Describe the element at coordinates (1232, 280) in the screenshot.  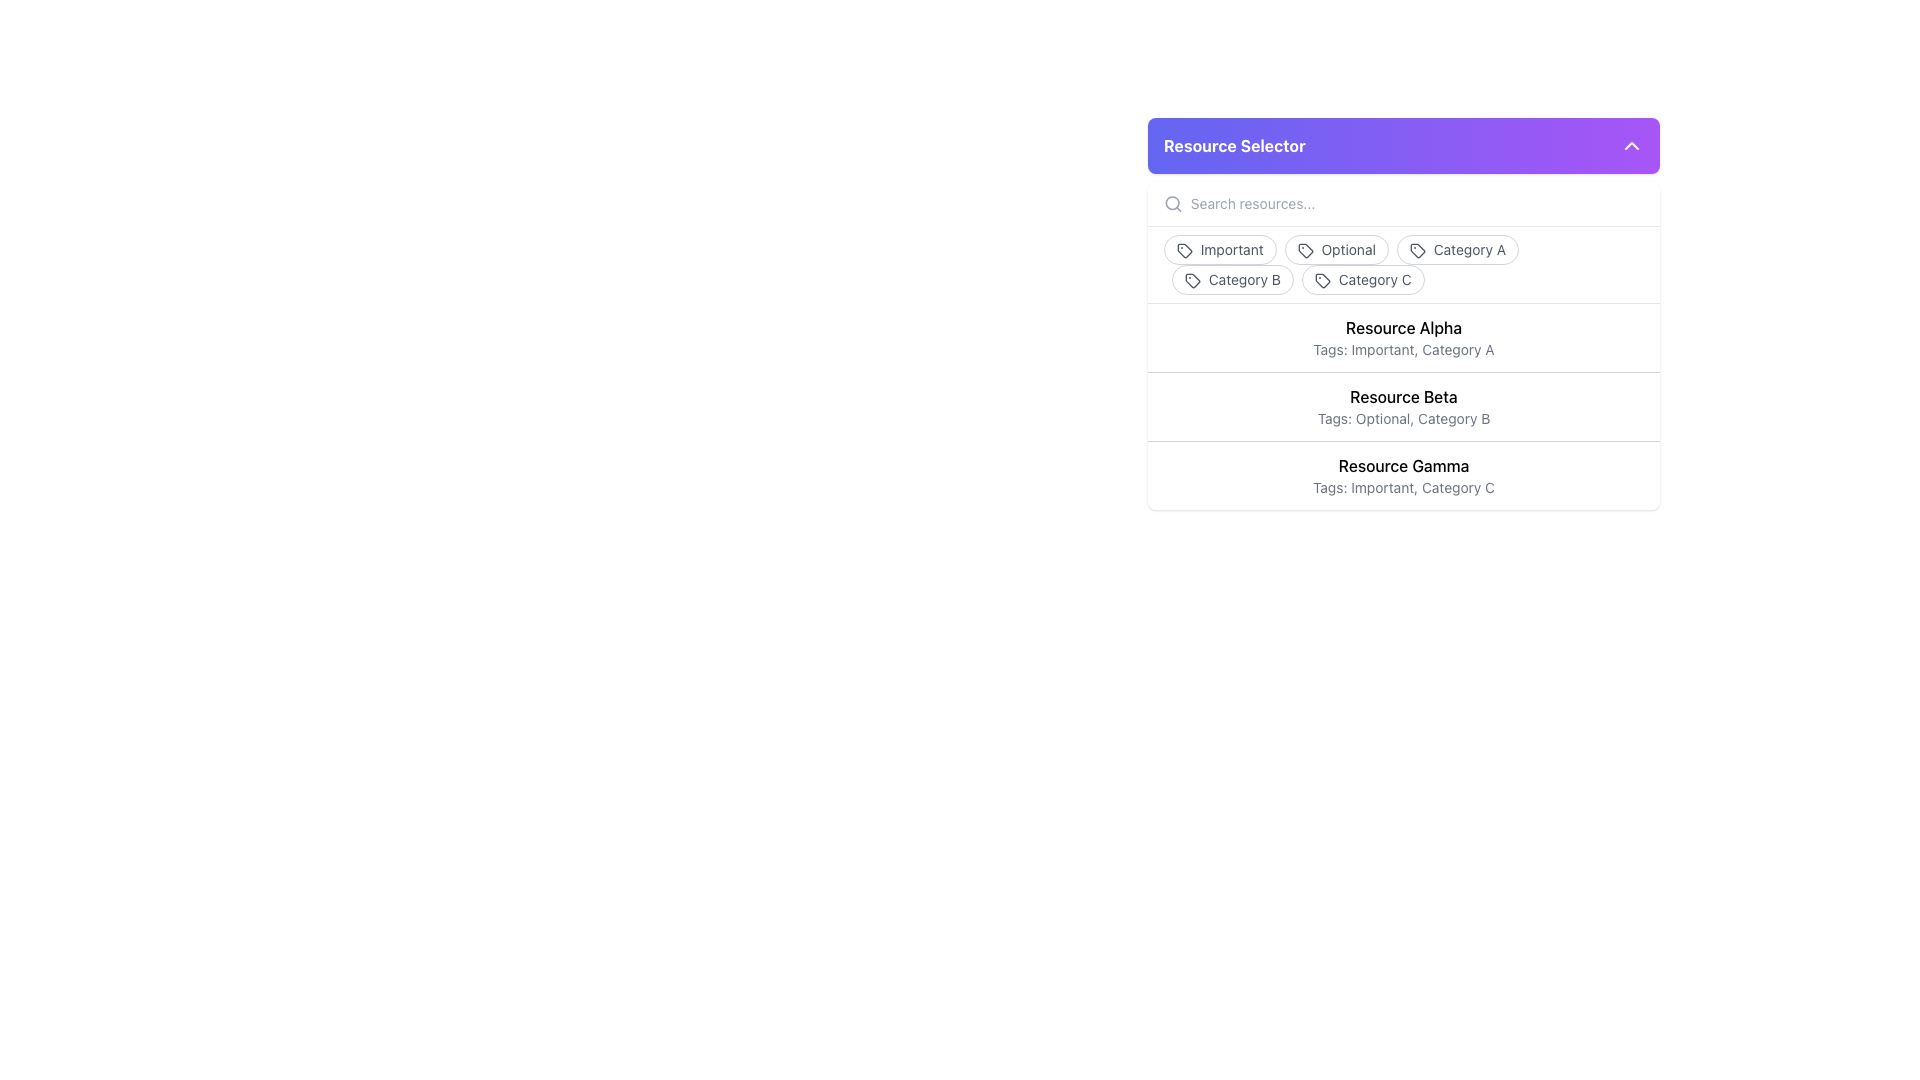
I see `the 'Category B' button, which is styled as a chip with rounded corners and displays the text 'Category B' along with a tag icon, to trigger visual feedback` at that location.